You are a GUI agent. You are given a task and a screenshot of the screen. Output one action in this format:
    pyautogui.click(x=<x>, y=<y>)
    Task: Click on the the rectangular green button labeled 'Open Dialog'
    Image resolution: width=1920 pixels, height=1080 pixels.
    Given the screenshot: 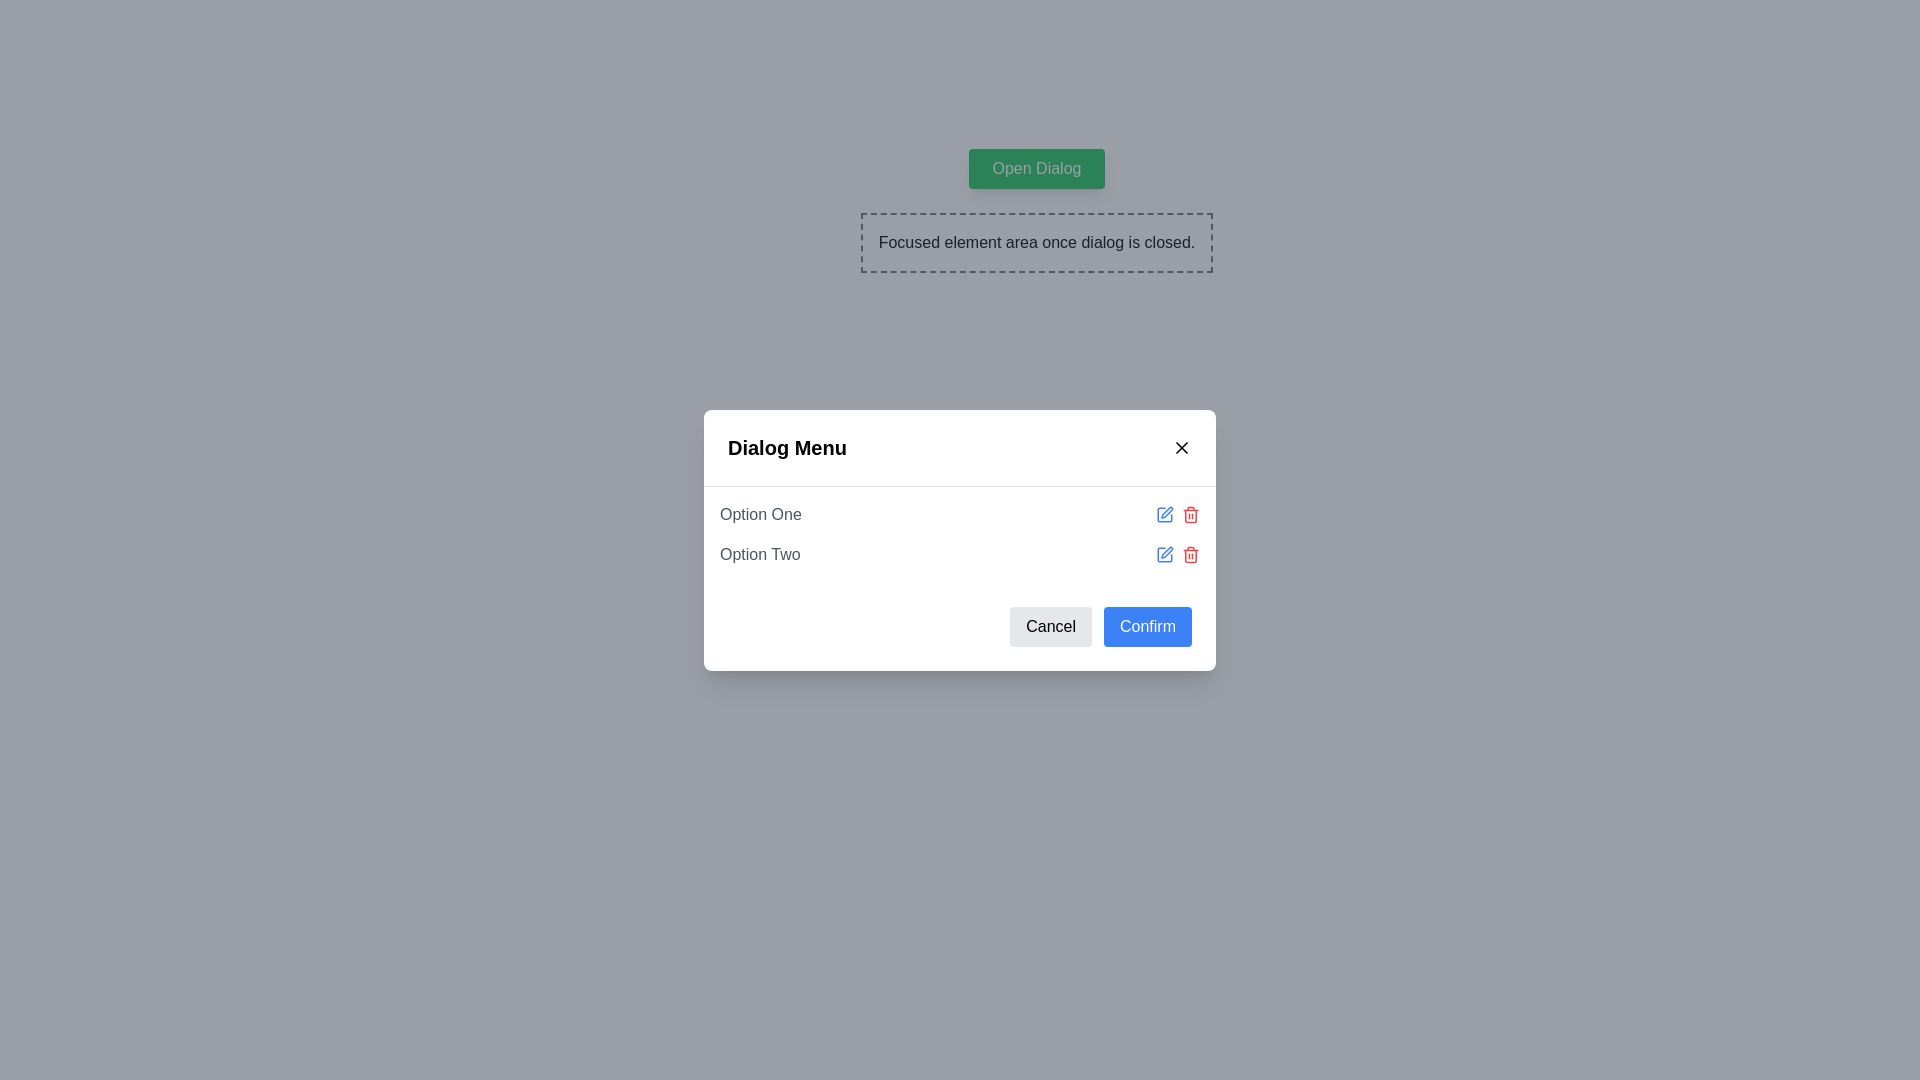 What is the action you would take?
    pyautogui.click(x=1036, y=168)
    